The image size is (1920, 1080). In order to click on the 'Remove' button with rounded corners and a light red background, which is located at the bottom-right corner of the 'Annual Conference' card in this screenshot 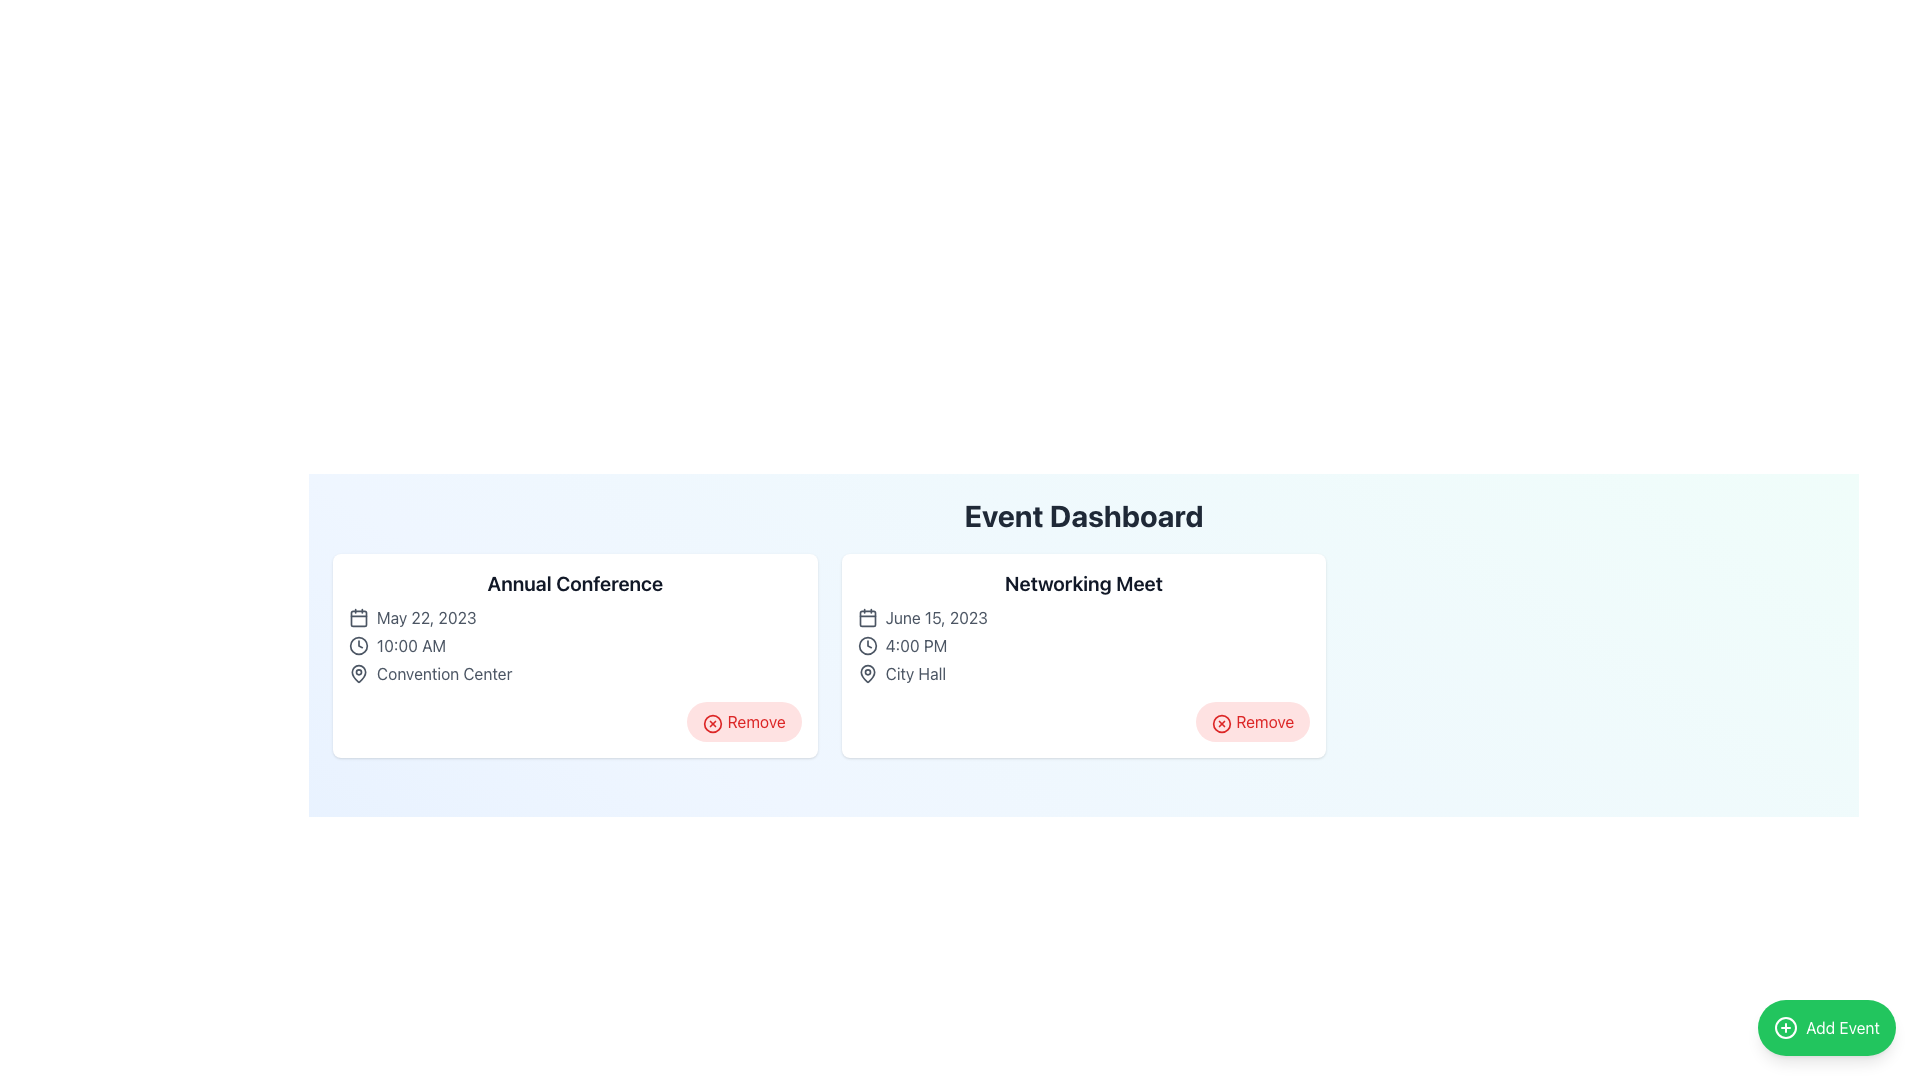, I will do `click(743, 721)`.